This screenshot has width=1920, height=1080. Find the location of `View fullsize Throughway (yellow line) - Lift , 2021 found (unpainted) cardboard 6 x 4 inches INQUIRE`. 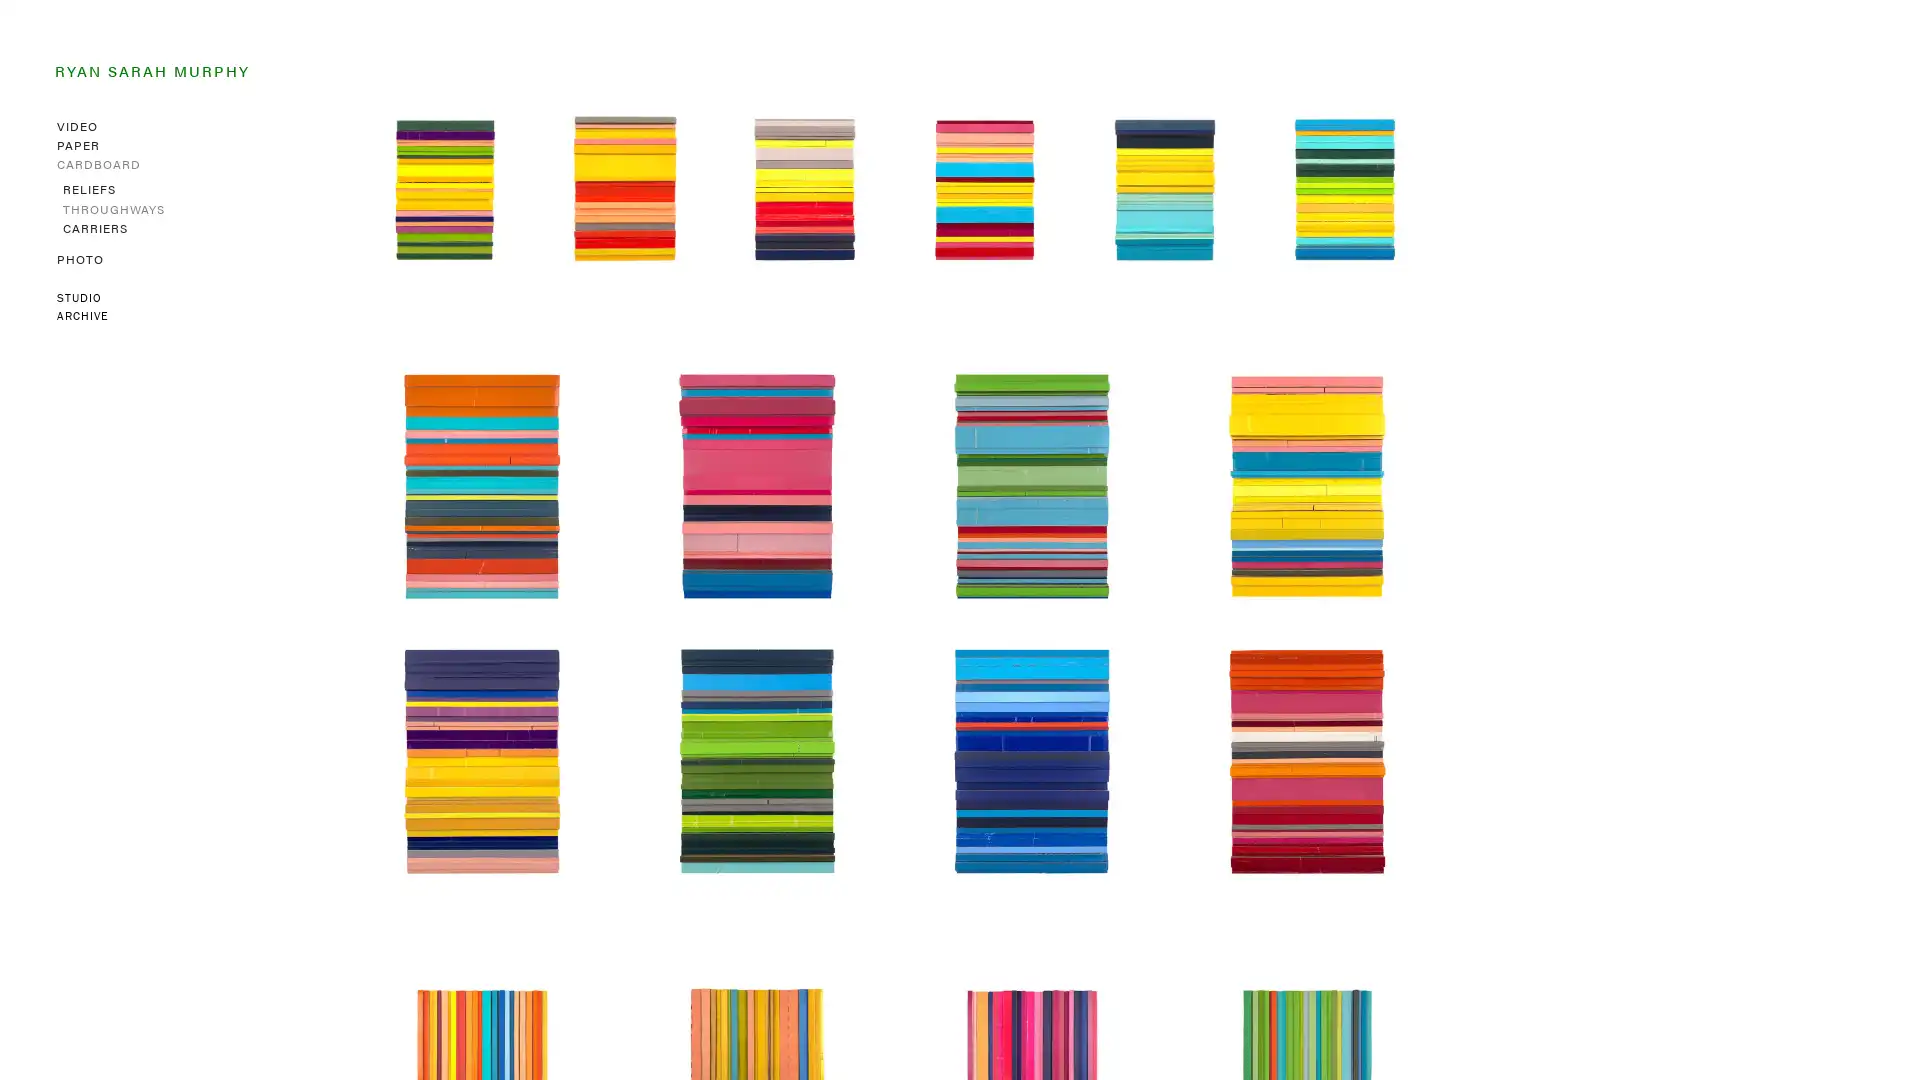

View fullsize Throughway (yellow line) - Lift , 2021 found (unpainted) cardboard 6 x 4 inches INQUIRE is located at coordinates (805, 189).